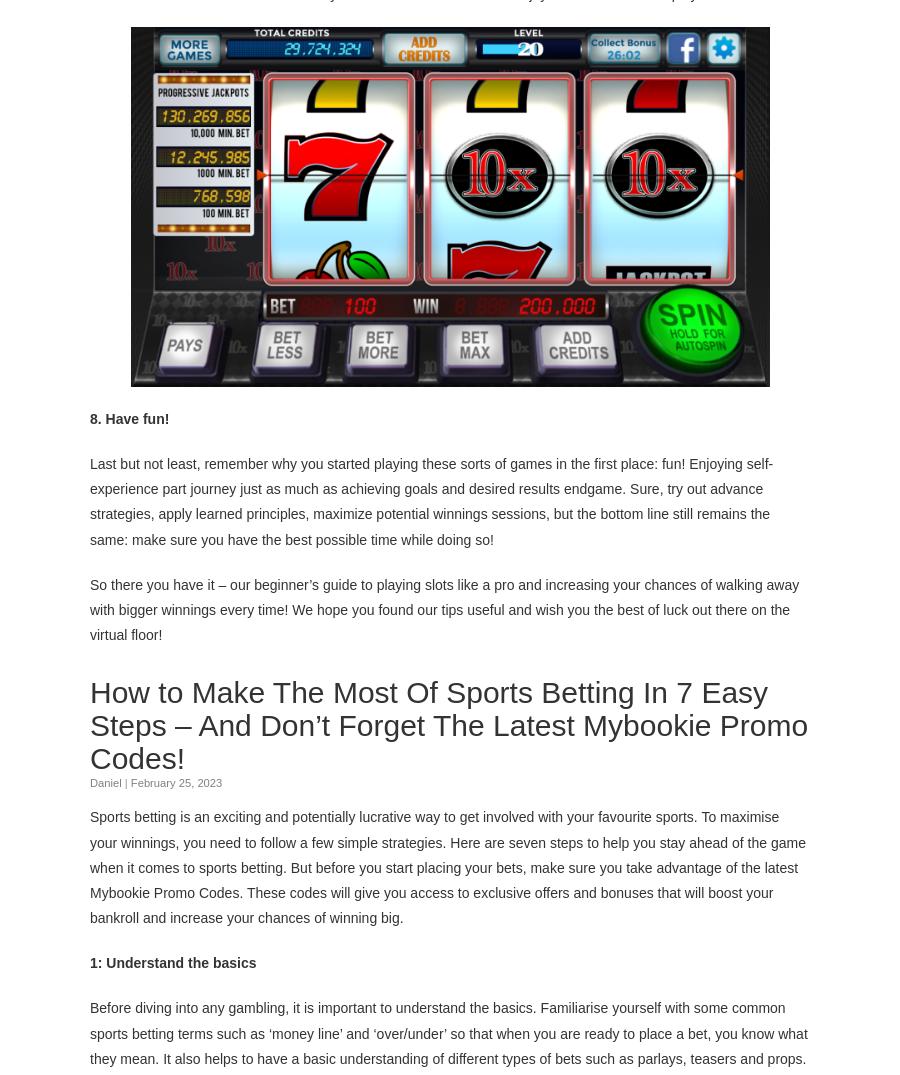 Image resolution: width=900 pixels, height=1075 pixels. Describe the element at coordinates (176, 782) in the screenshot. I see `'February 25, 2023'` at that location.